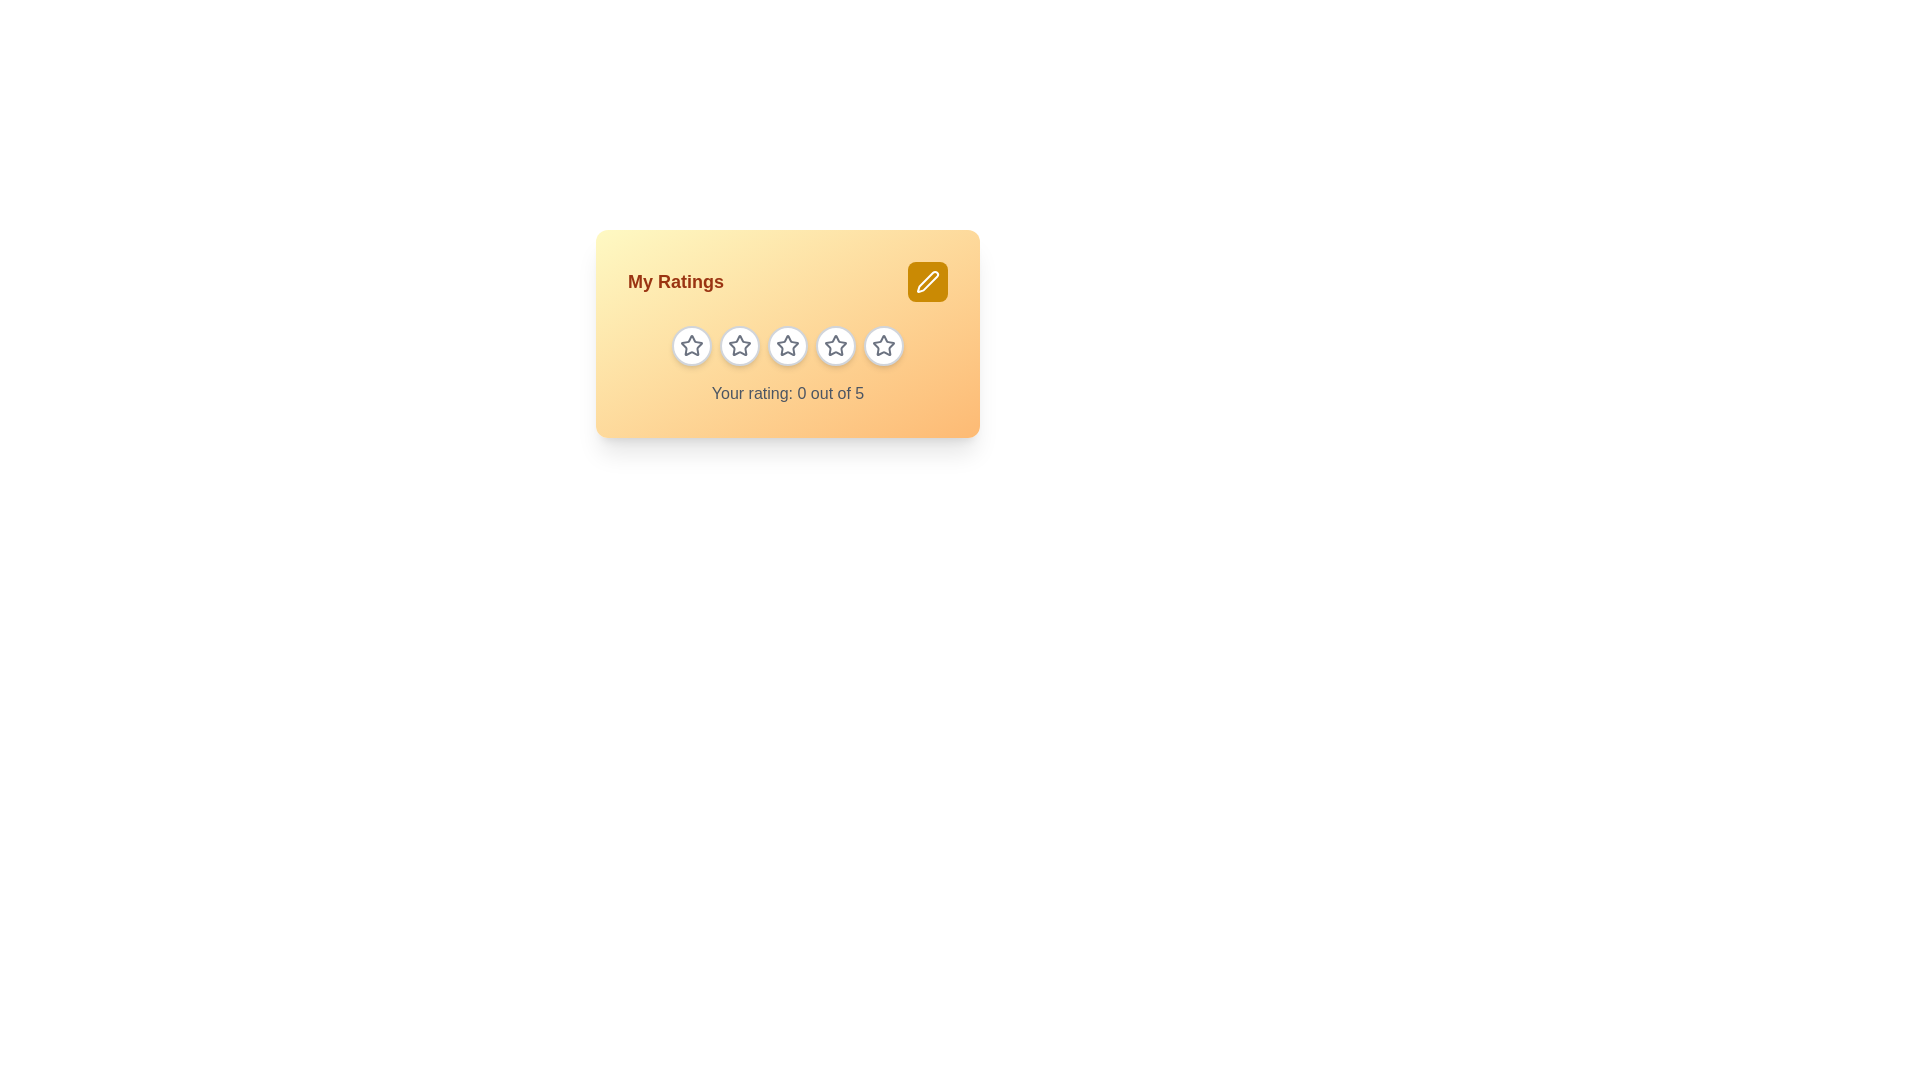 Image resolution: width=1920 pixels, height=1080 pixels. Describe the element at coordinates (738, 345) in the screenshot. I see `the second star button in the 'My Ratings' section, which is a circular button with a white background and a gray border featuring an outlined star icon` at that location.